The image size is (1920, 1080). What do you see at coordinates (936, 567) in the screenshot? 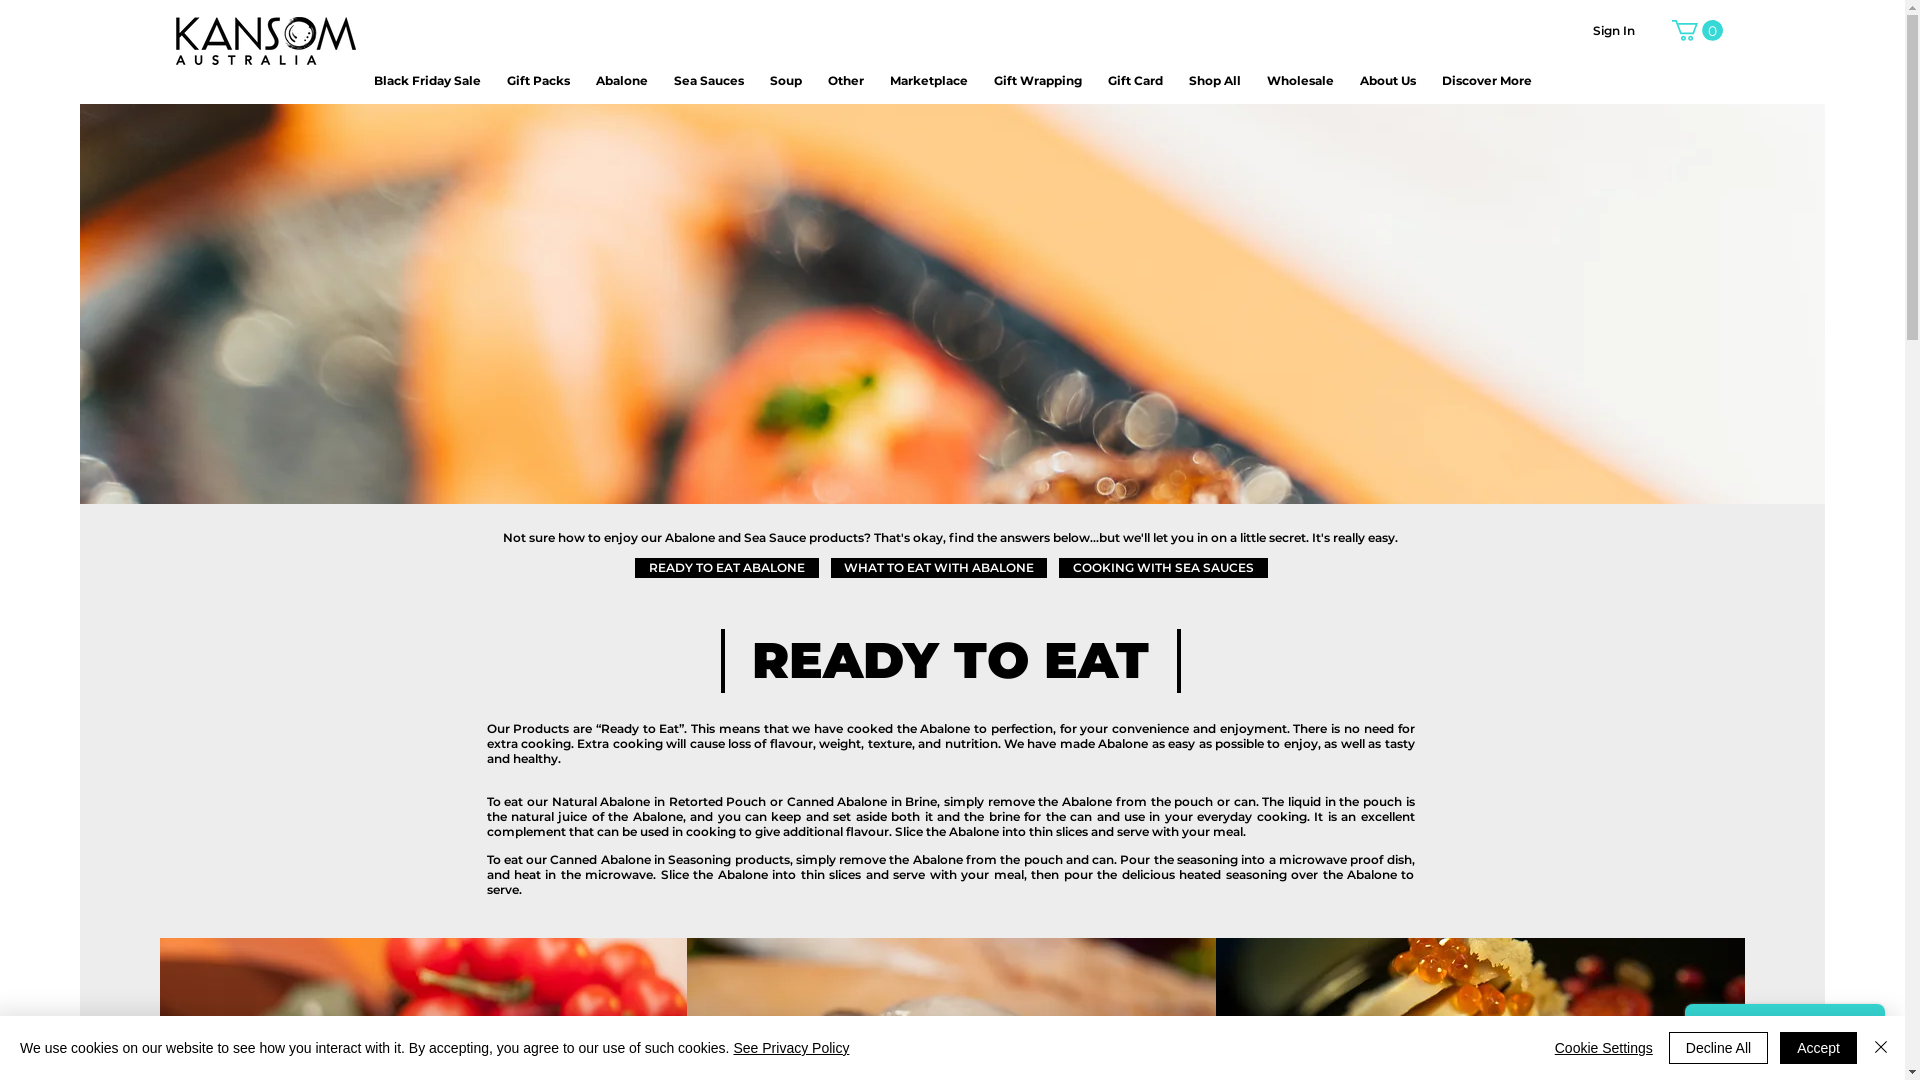
I see `'WHAT TO EAT WITH ABALONE'` at bounding box center [936, 567].